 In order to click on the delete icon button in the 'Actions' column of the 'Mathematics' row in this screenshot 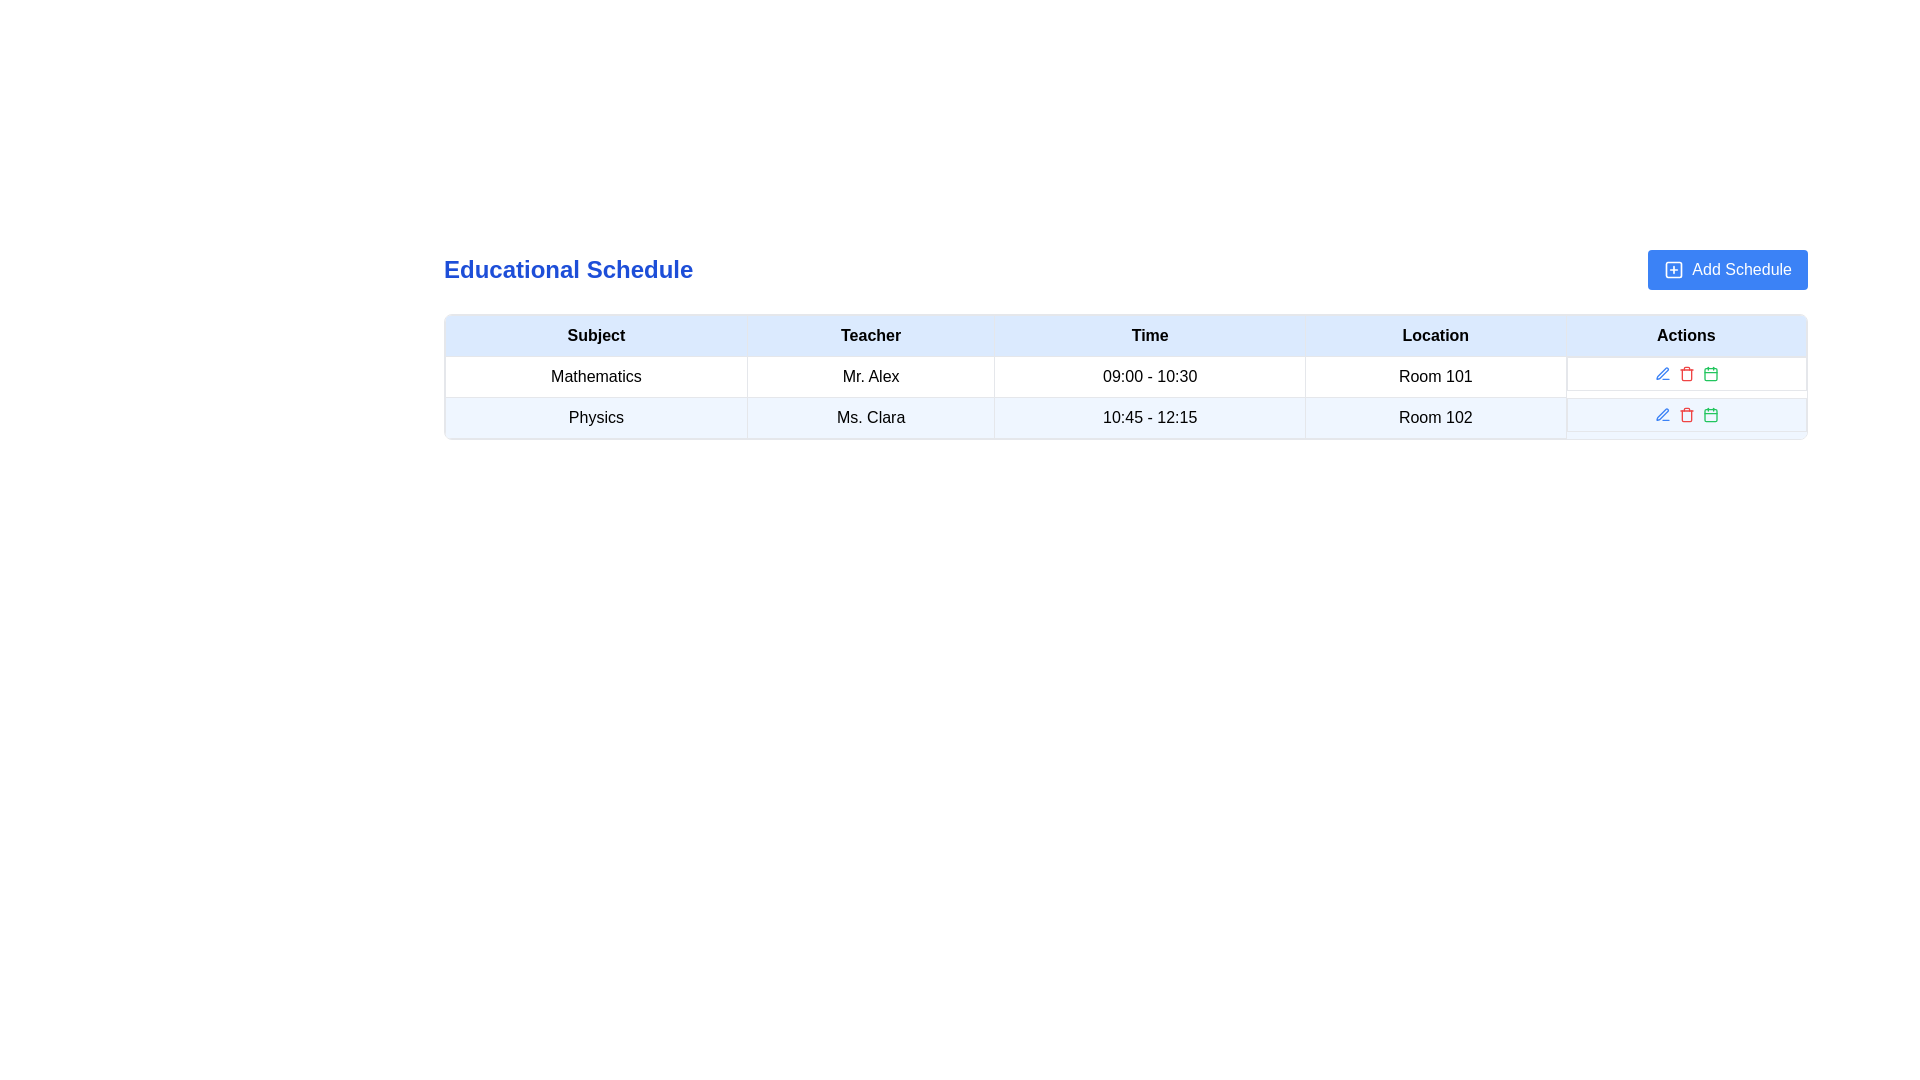, I will do `click(1685, 374)`.